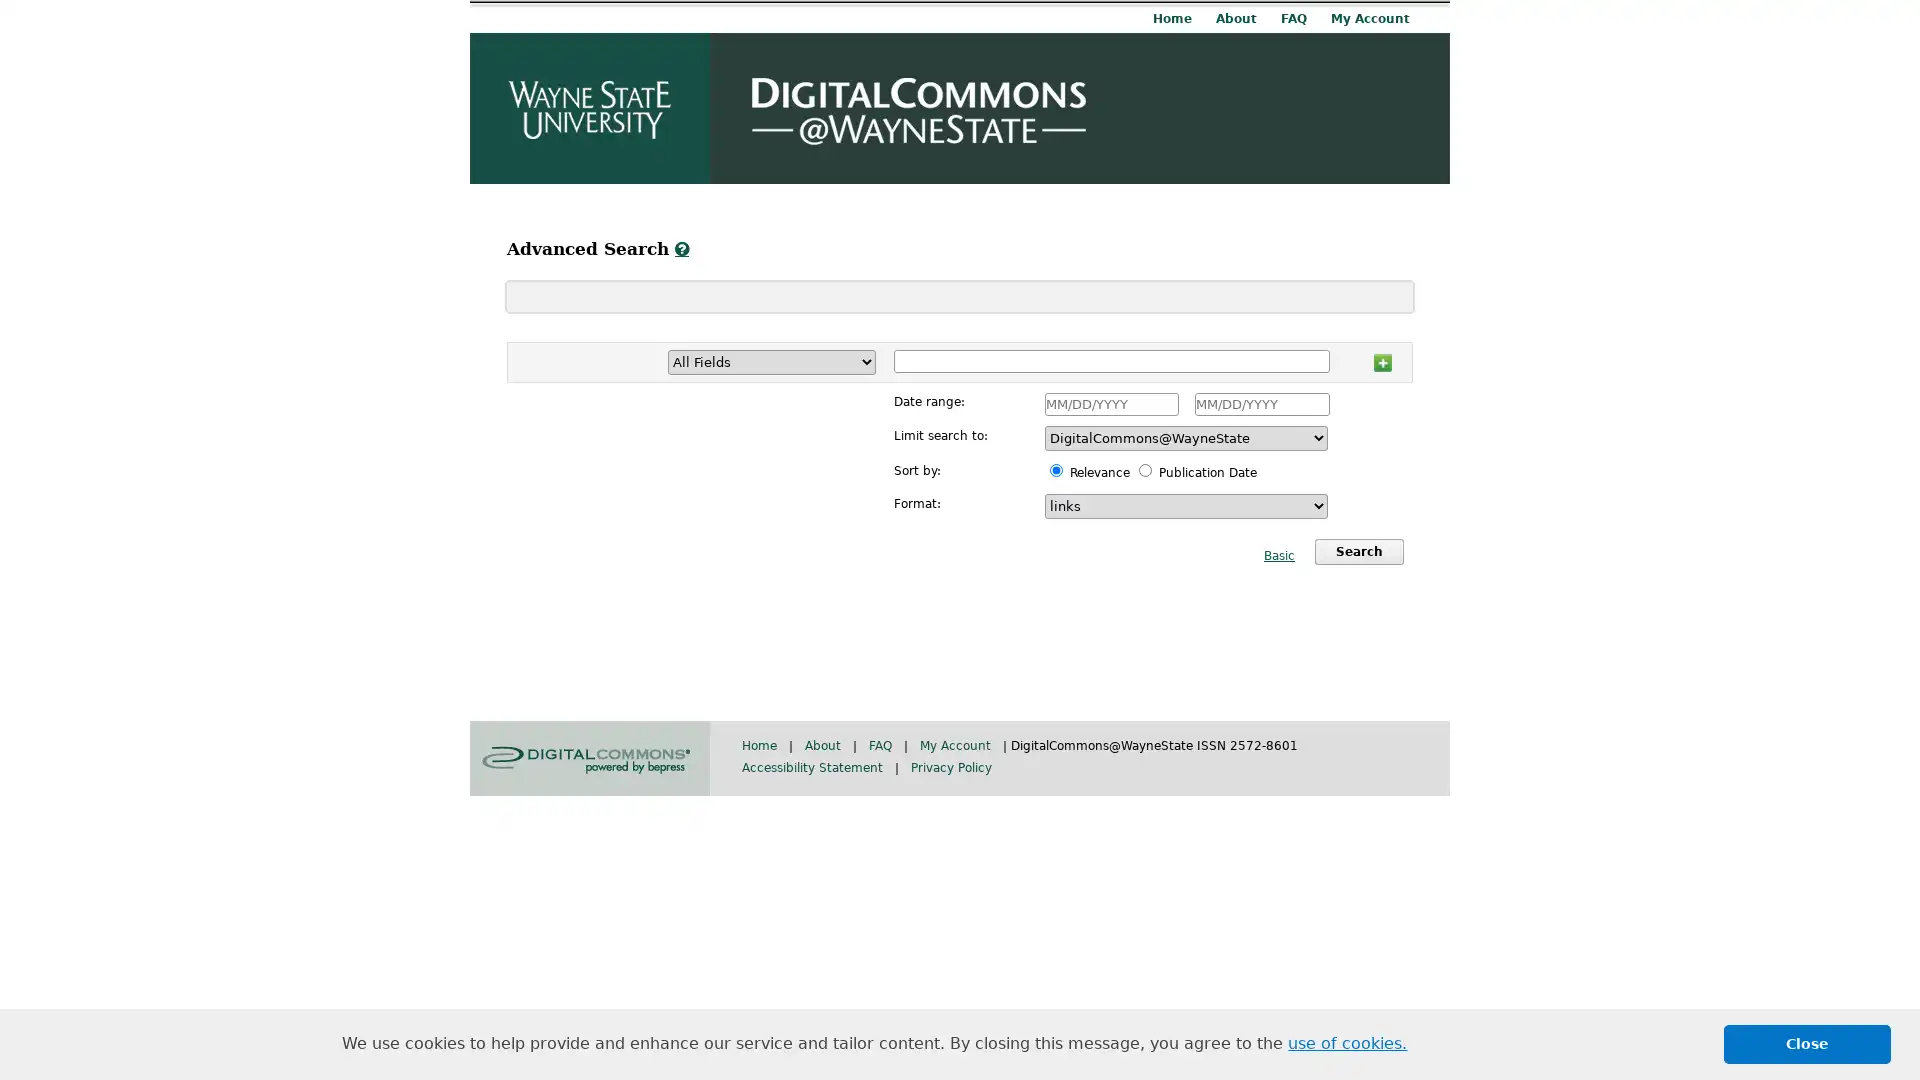 The image size is (1920, 1080). Describe the element at coordinates (1358, 551) in the screenshot. I see `Search` at that location.